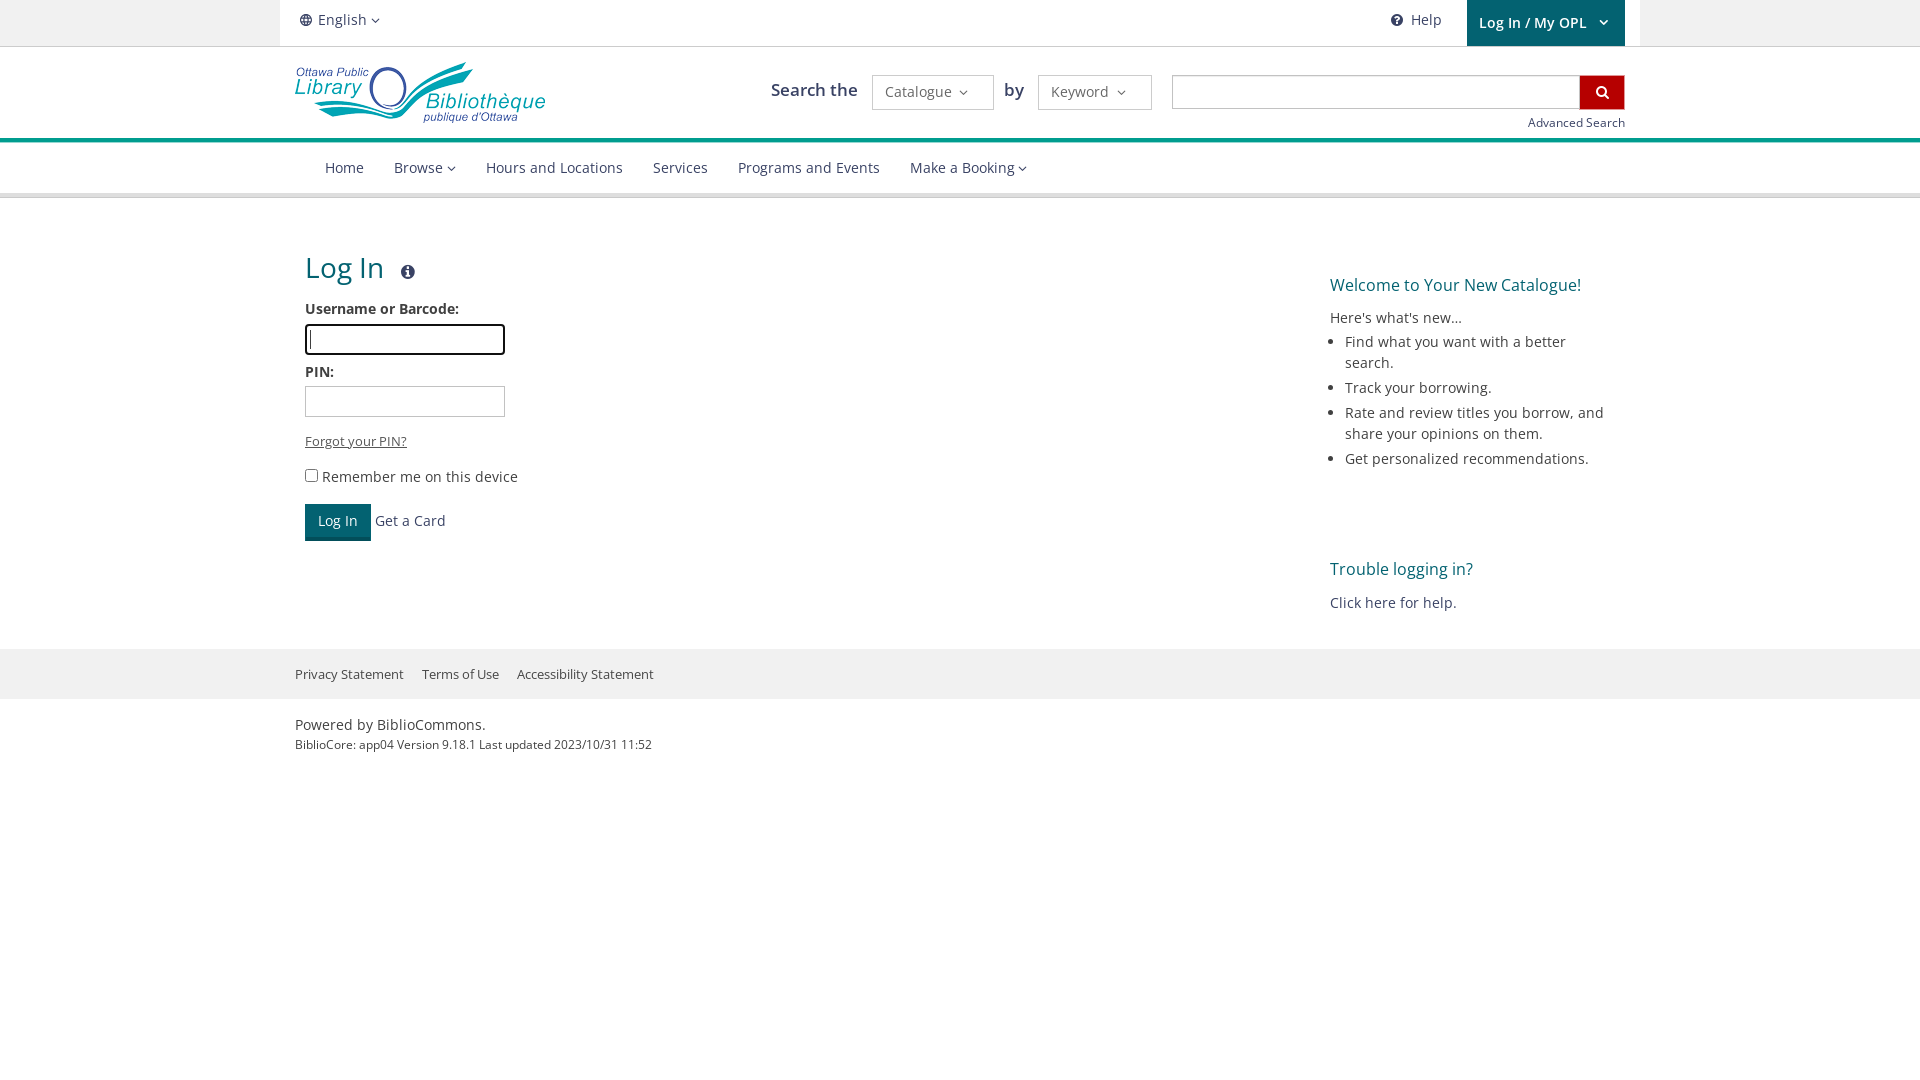 The height and width of the screenshot is (1080, 1920). I want to click on 'Home', so click(344, 167).